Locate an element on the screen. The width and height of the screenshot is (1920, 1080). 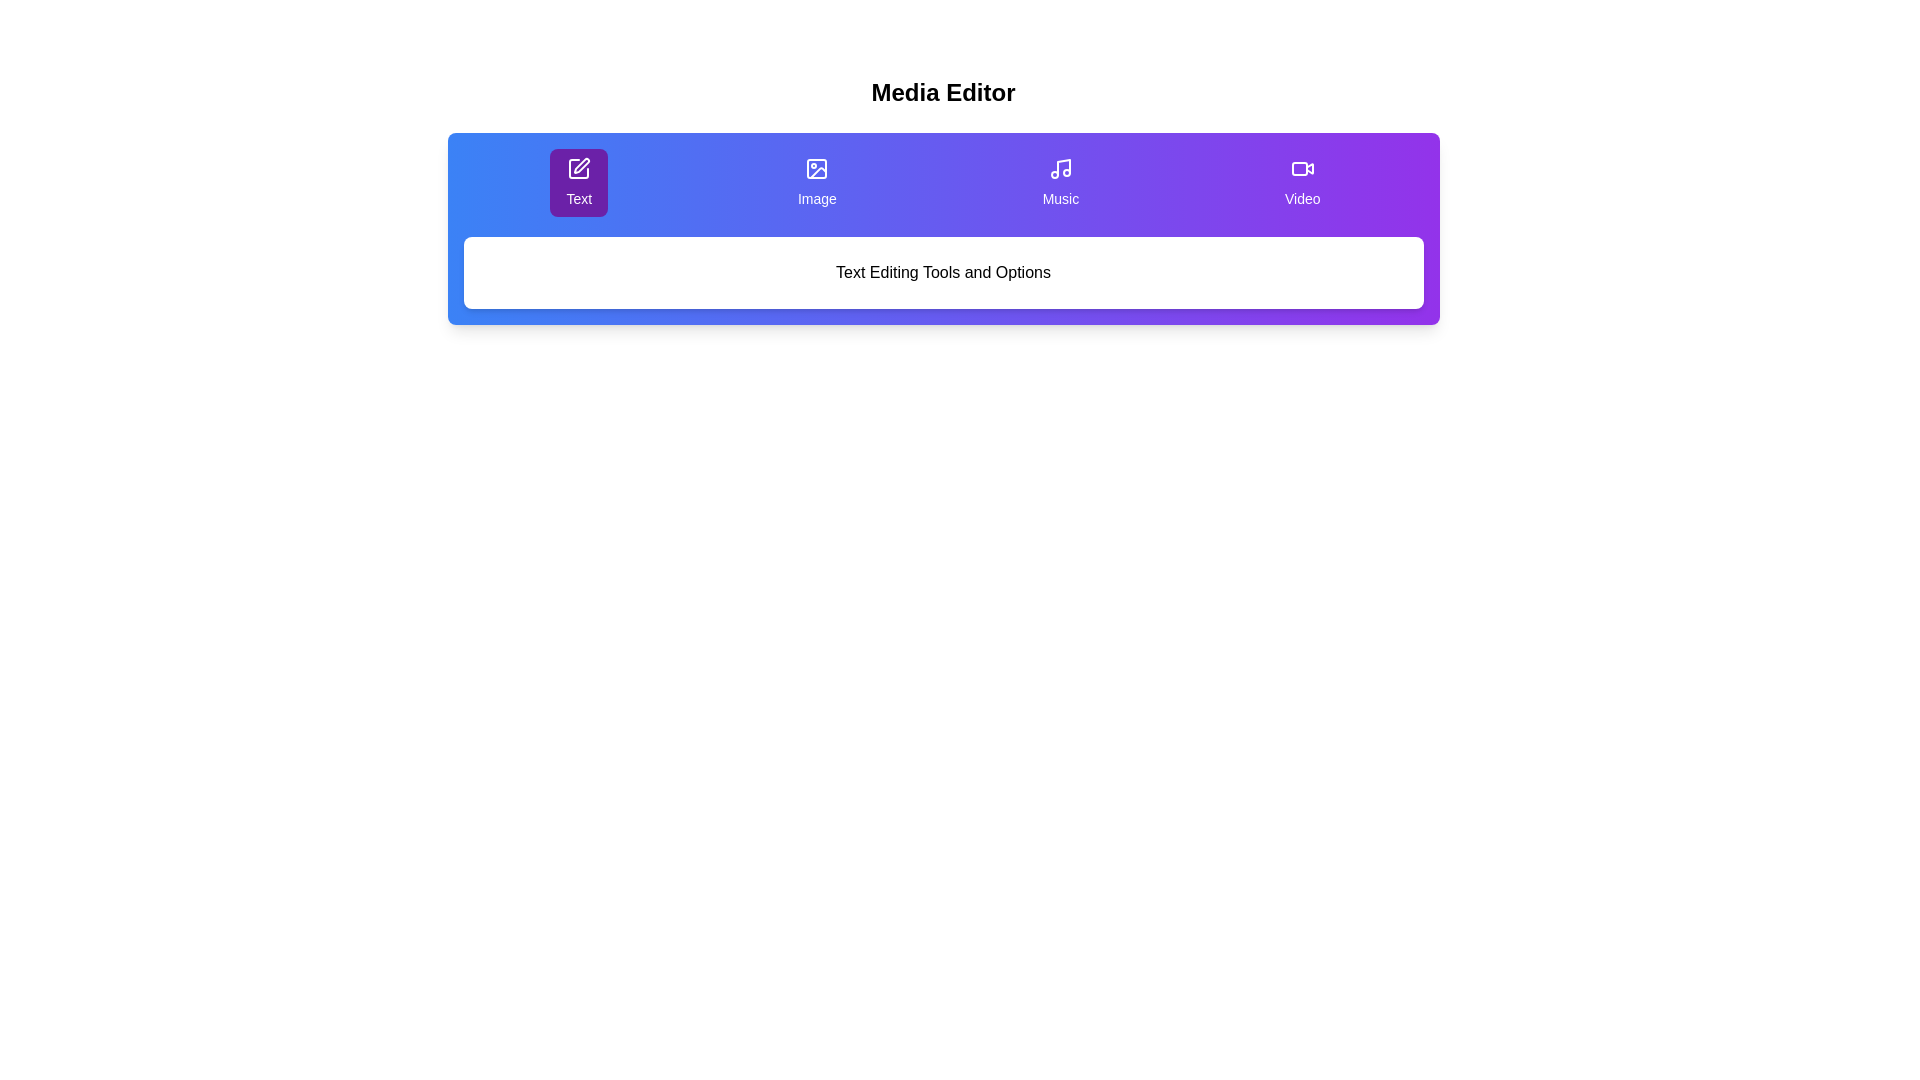
the minimalist image icon located in the second position of the 'Image' toolbar button is located at coordinates (817, 168).